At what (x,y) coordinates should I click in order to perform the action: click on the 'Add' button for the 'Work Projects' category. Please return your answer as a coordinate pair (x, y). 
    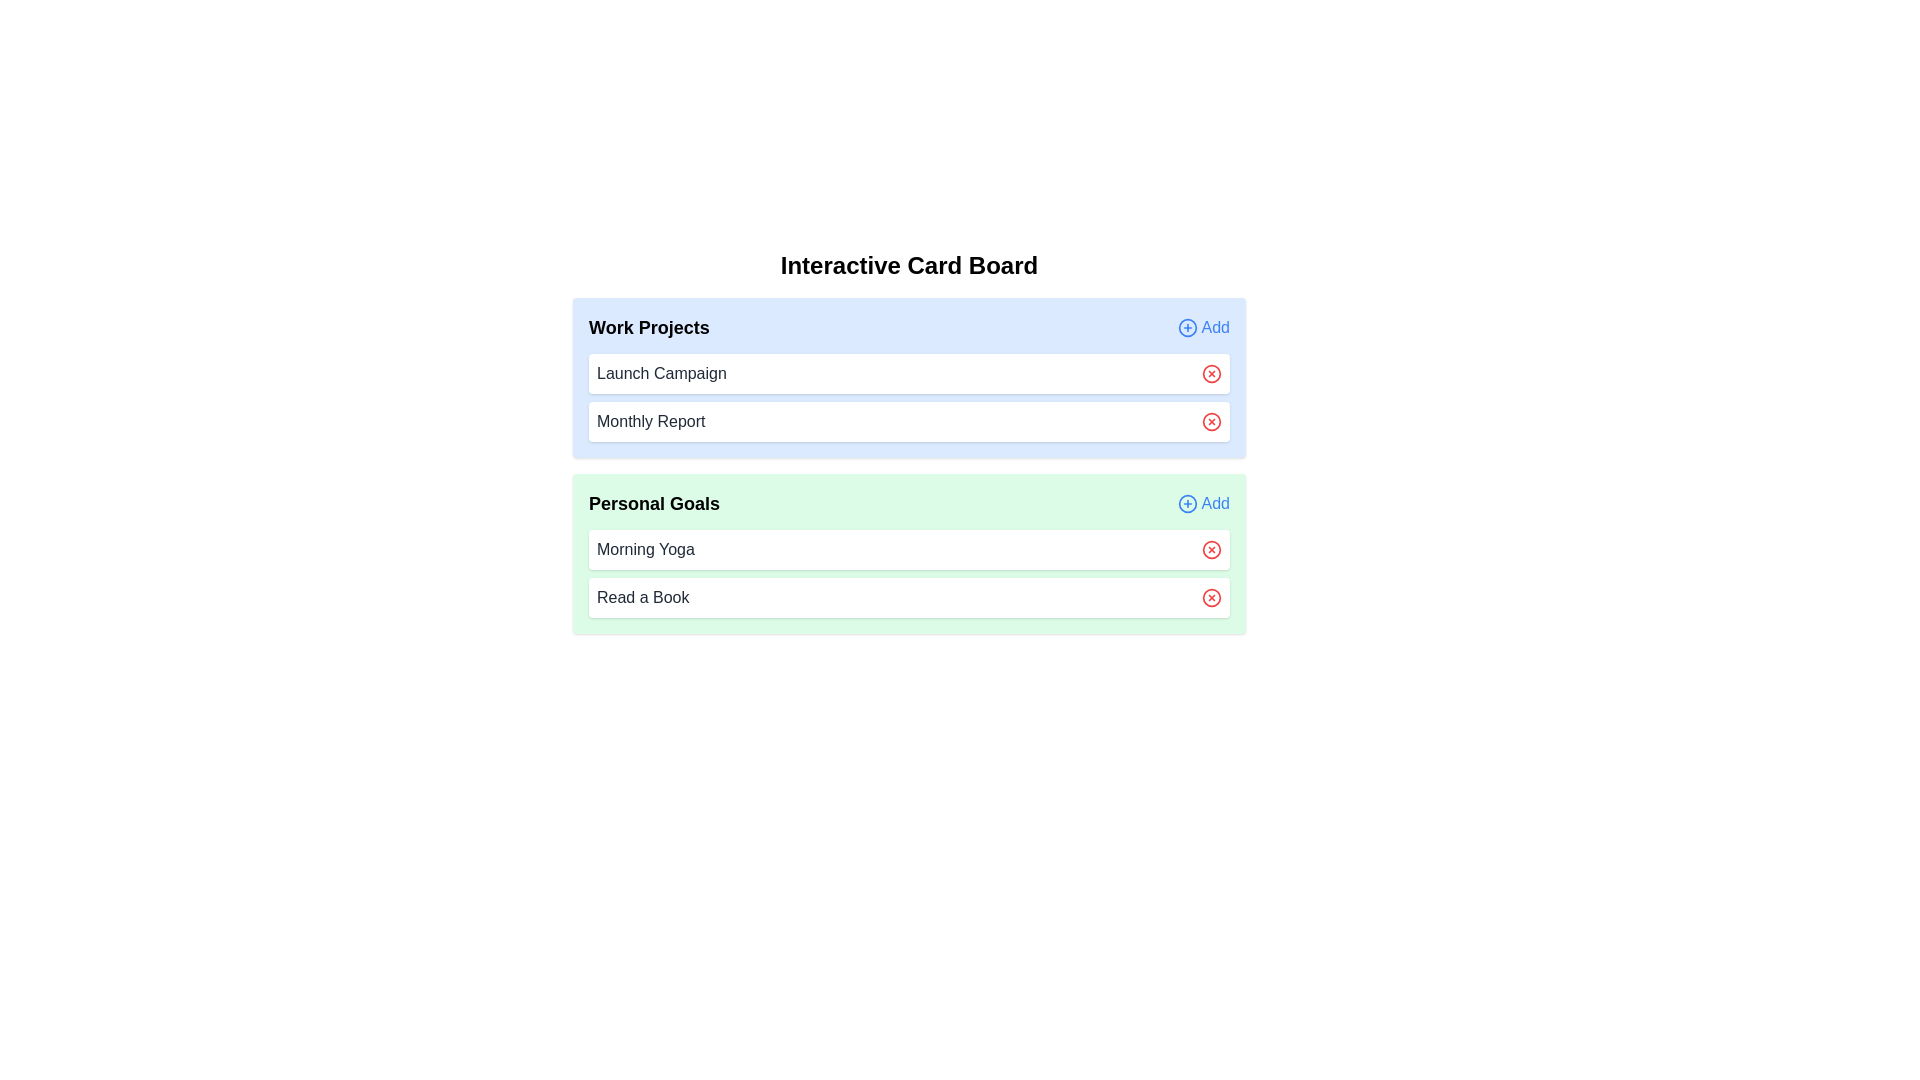
    Looking at the image, I should click on (1202, 326).